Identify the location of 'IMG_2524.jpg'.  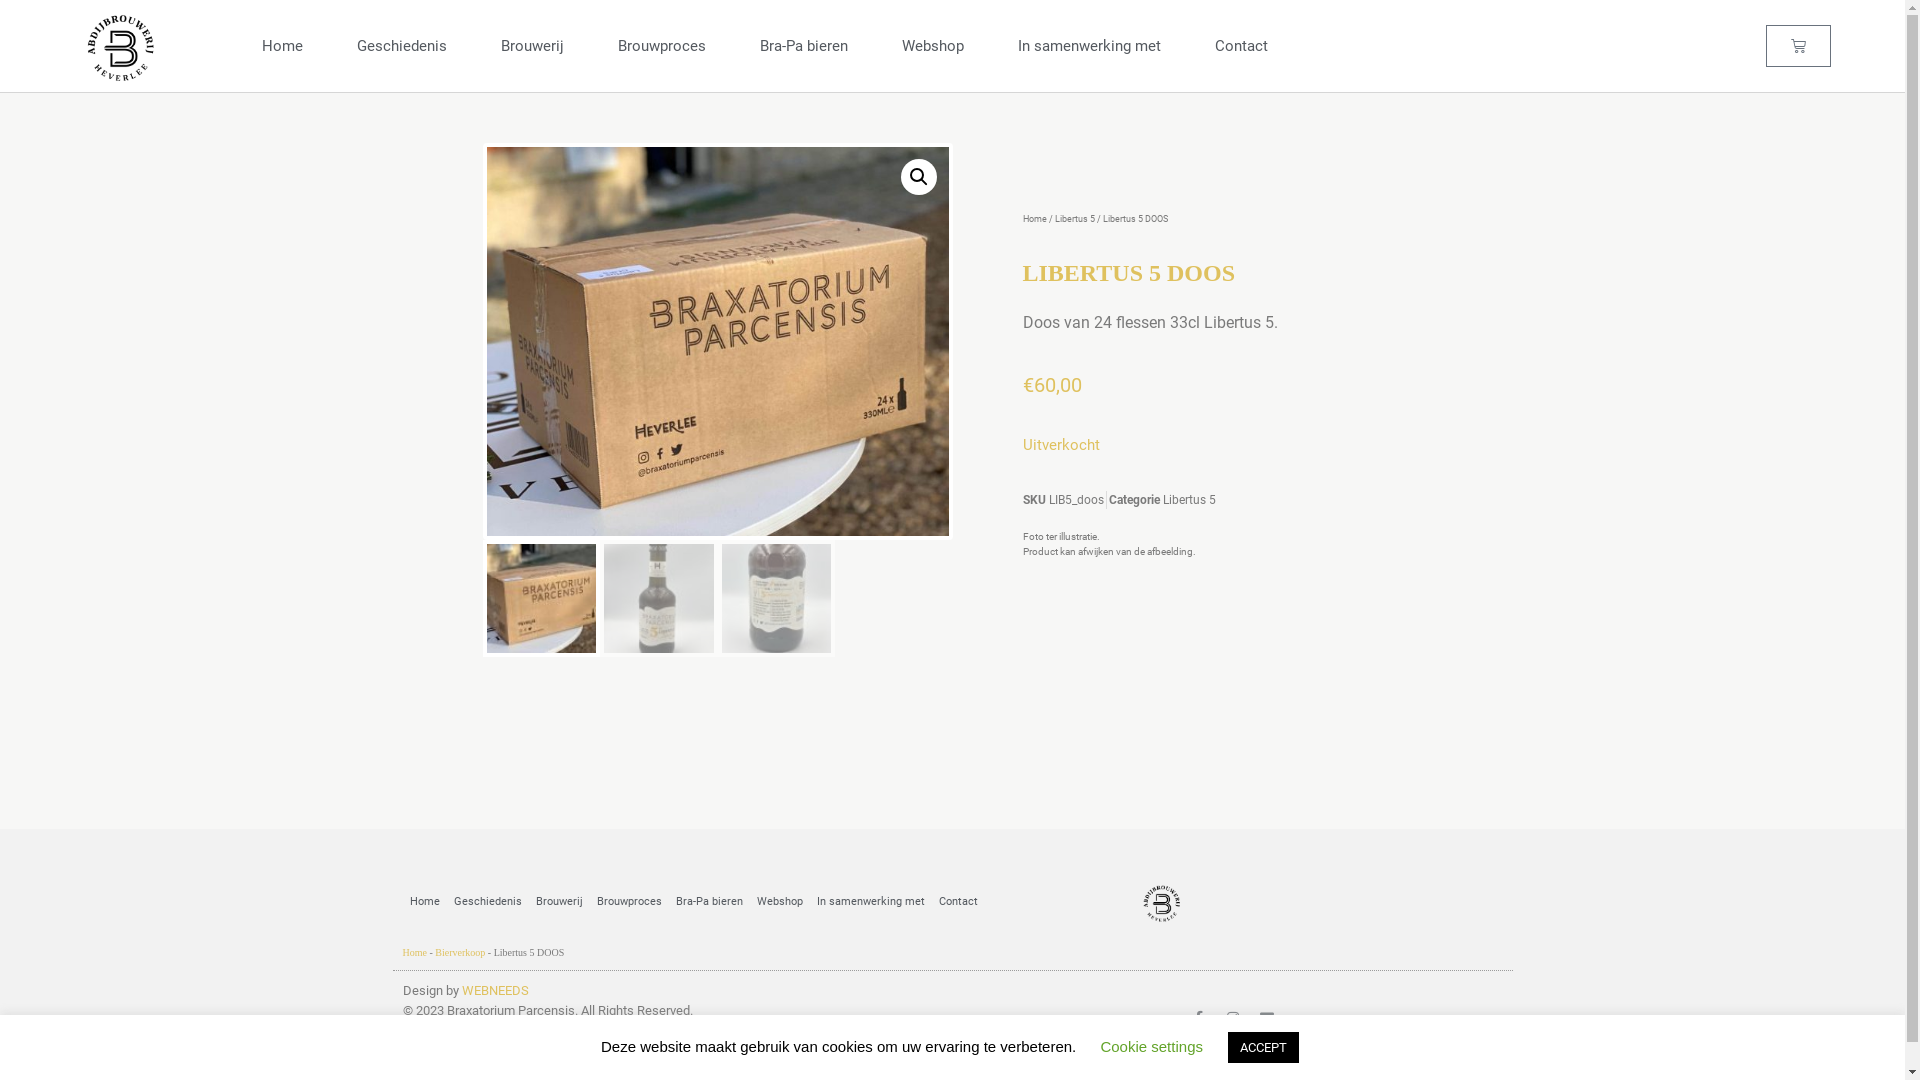
(1179, 455).